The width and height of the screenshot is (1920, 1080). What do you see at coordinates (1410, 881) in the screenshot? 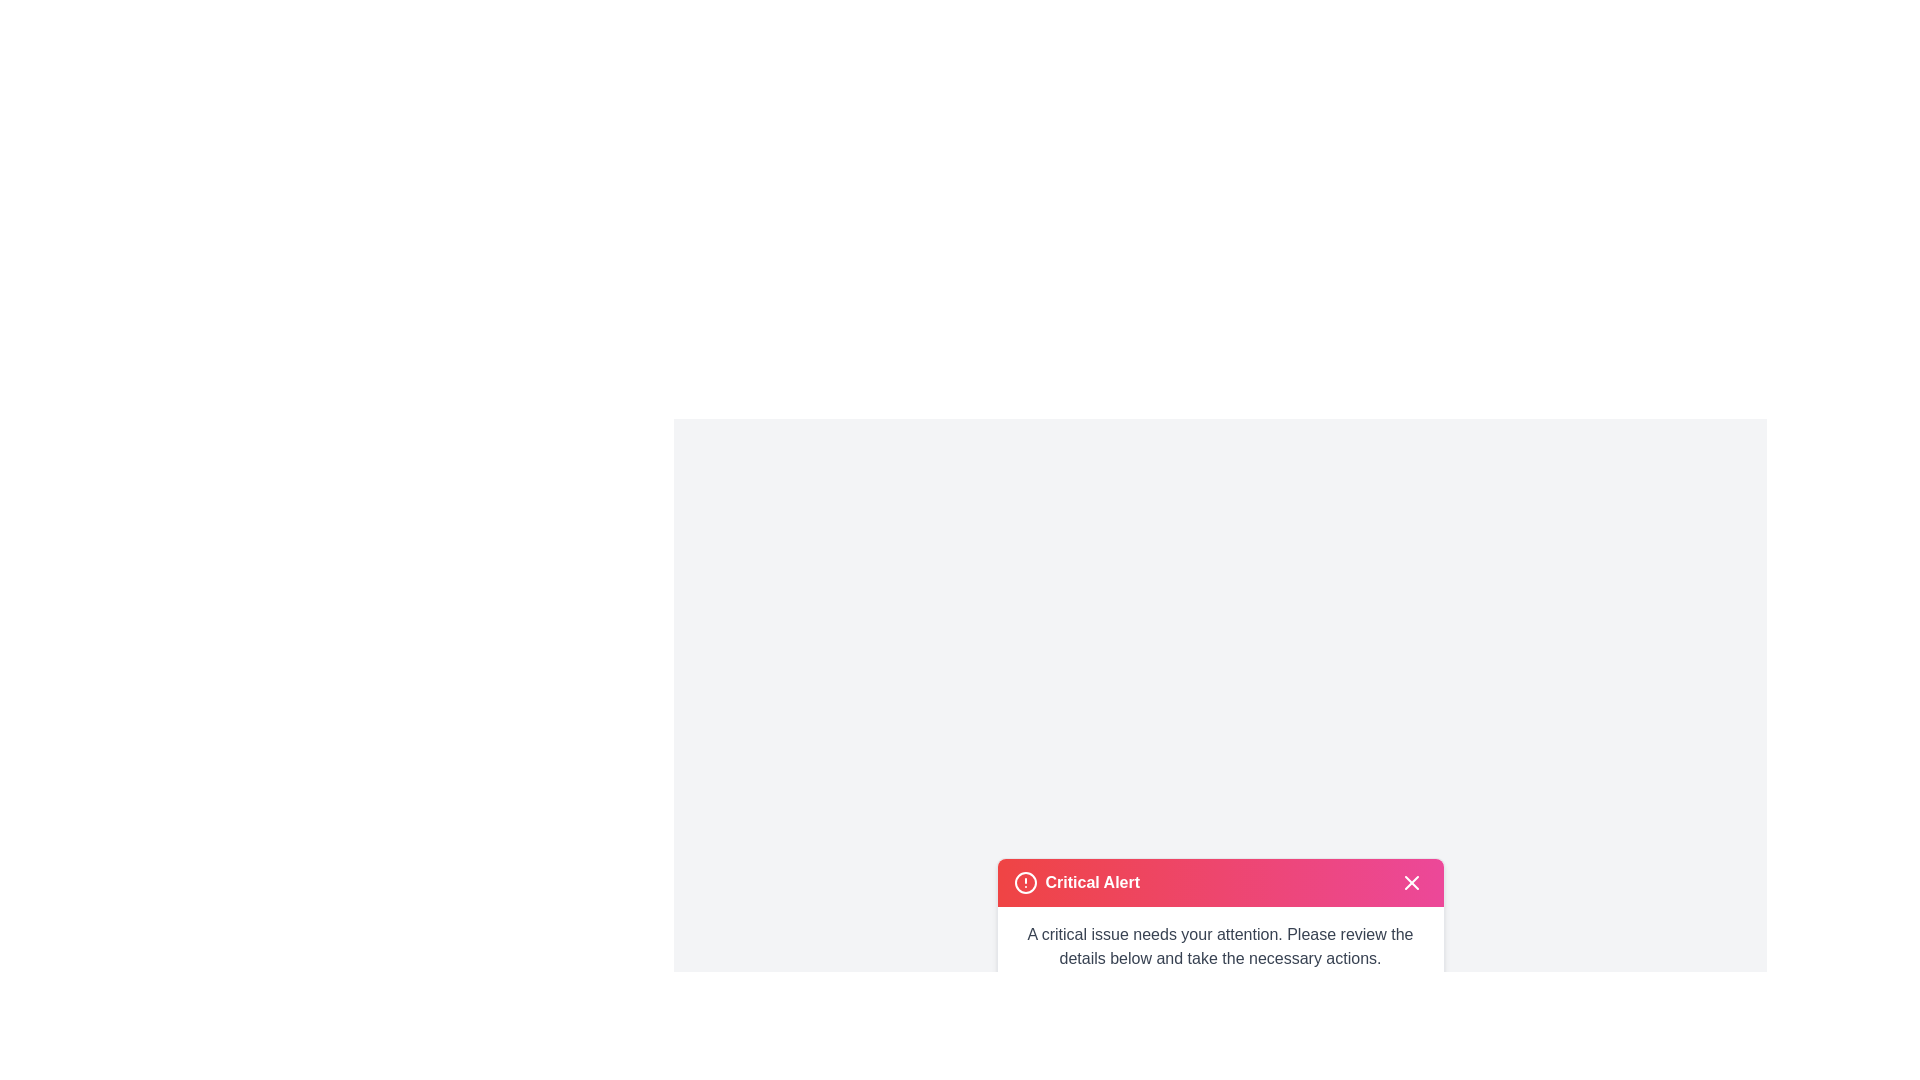
I see `the cross icon located in the top-right corner of the red and pink gradient alert box` at bounding box center [1410, 881].